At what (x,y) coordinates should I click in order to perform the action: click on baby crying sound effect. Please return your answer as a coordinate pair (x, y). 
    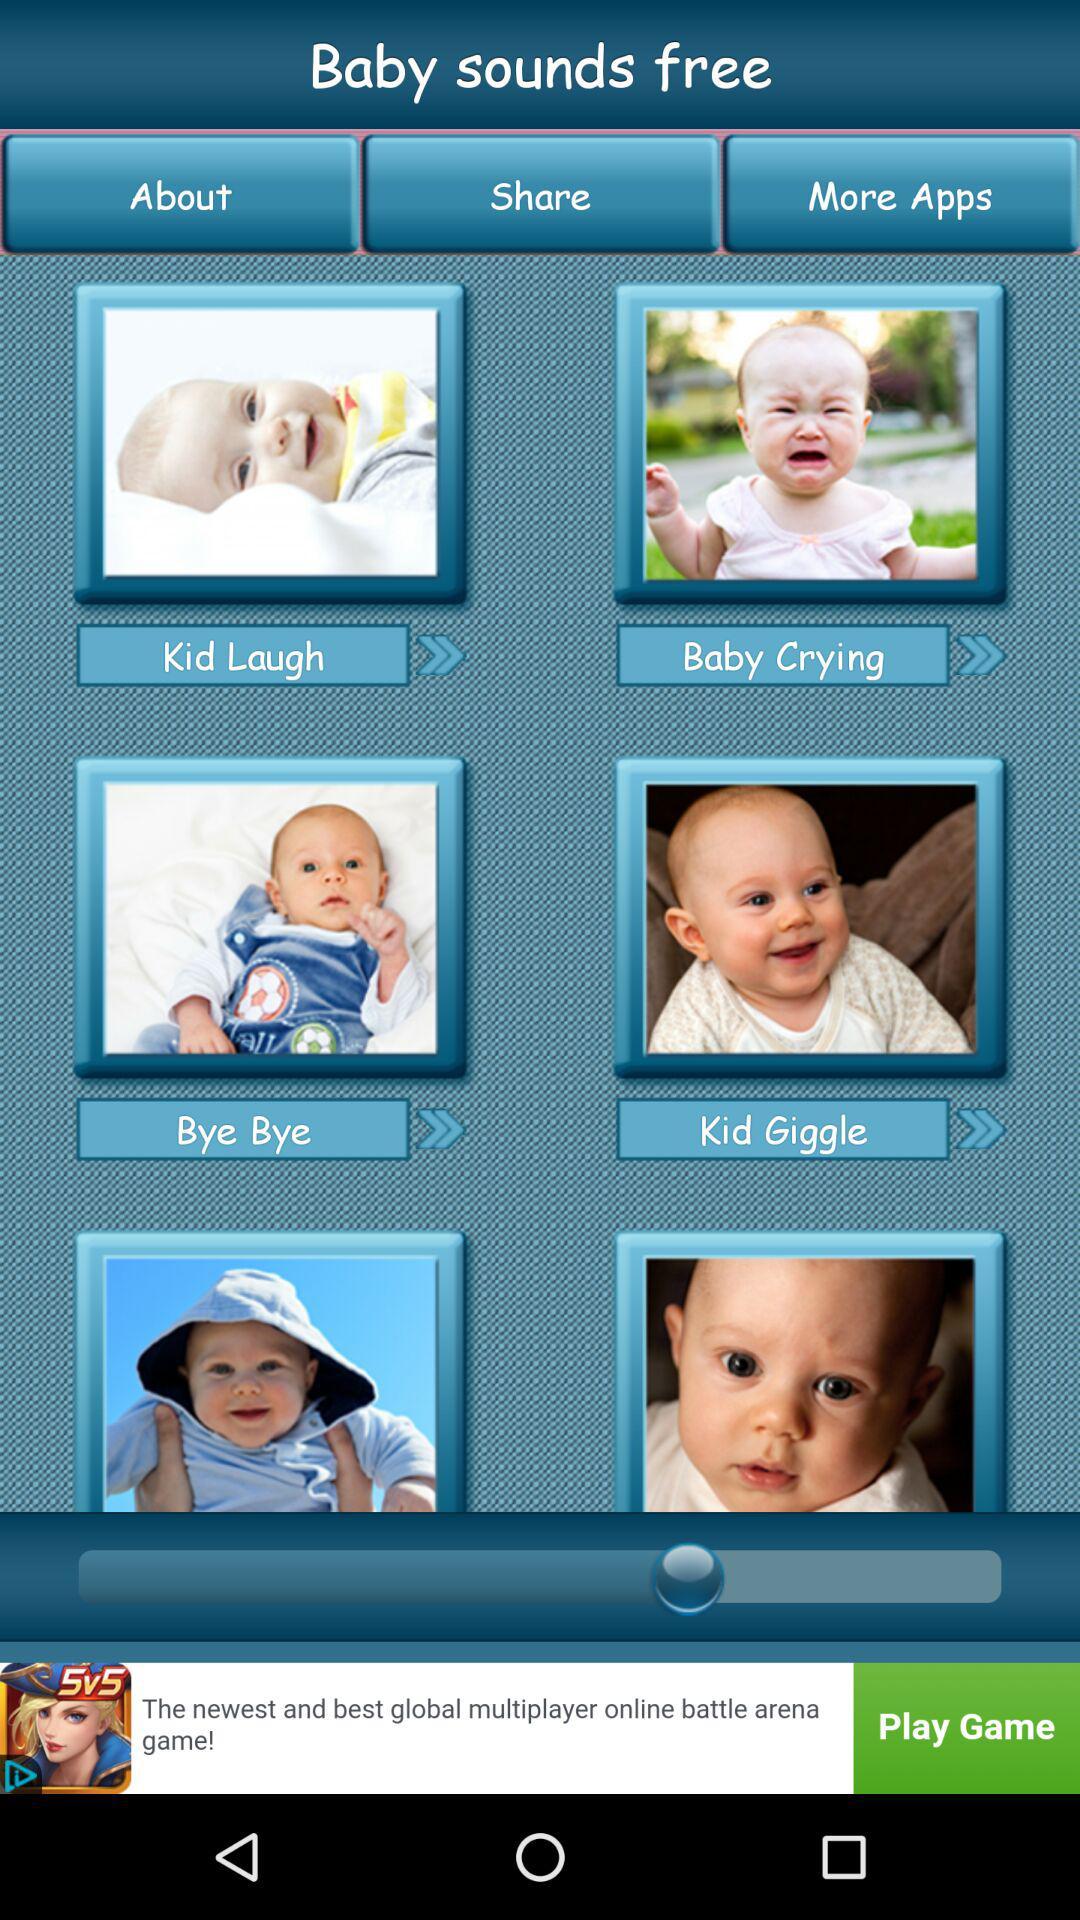
    Looking at the image, I should click on (810, 443).